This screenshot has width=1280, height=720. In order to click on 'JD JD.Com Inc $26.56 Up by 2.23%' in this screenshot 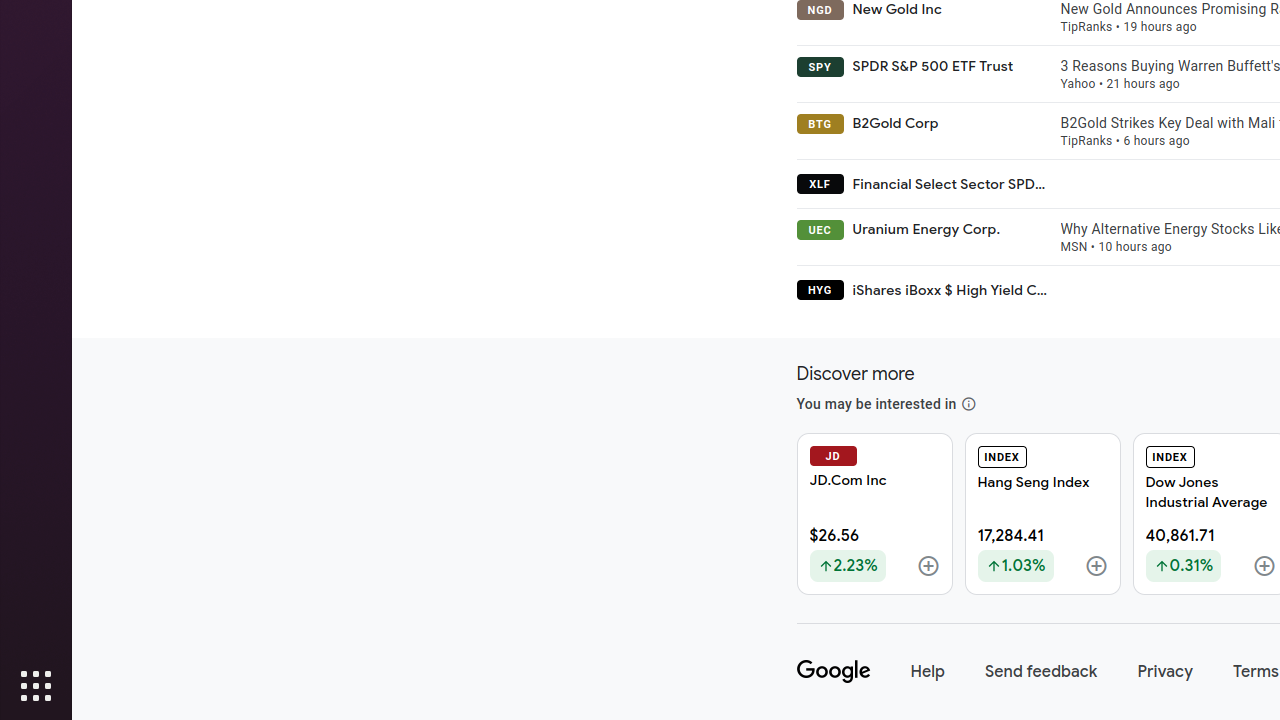, I will do `click(874, 513)`.